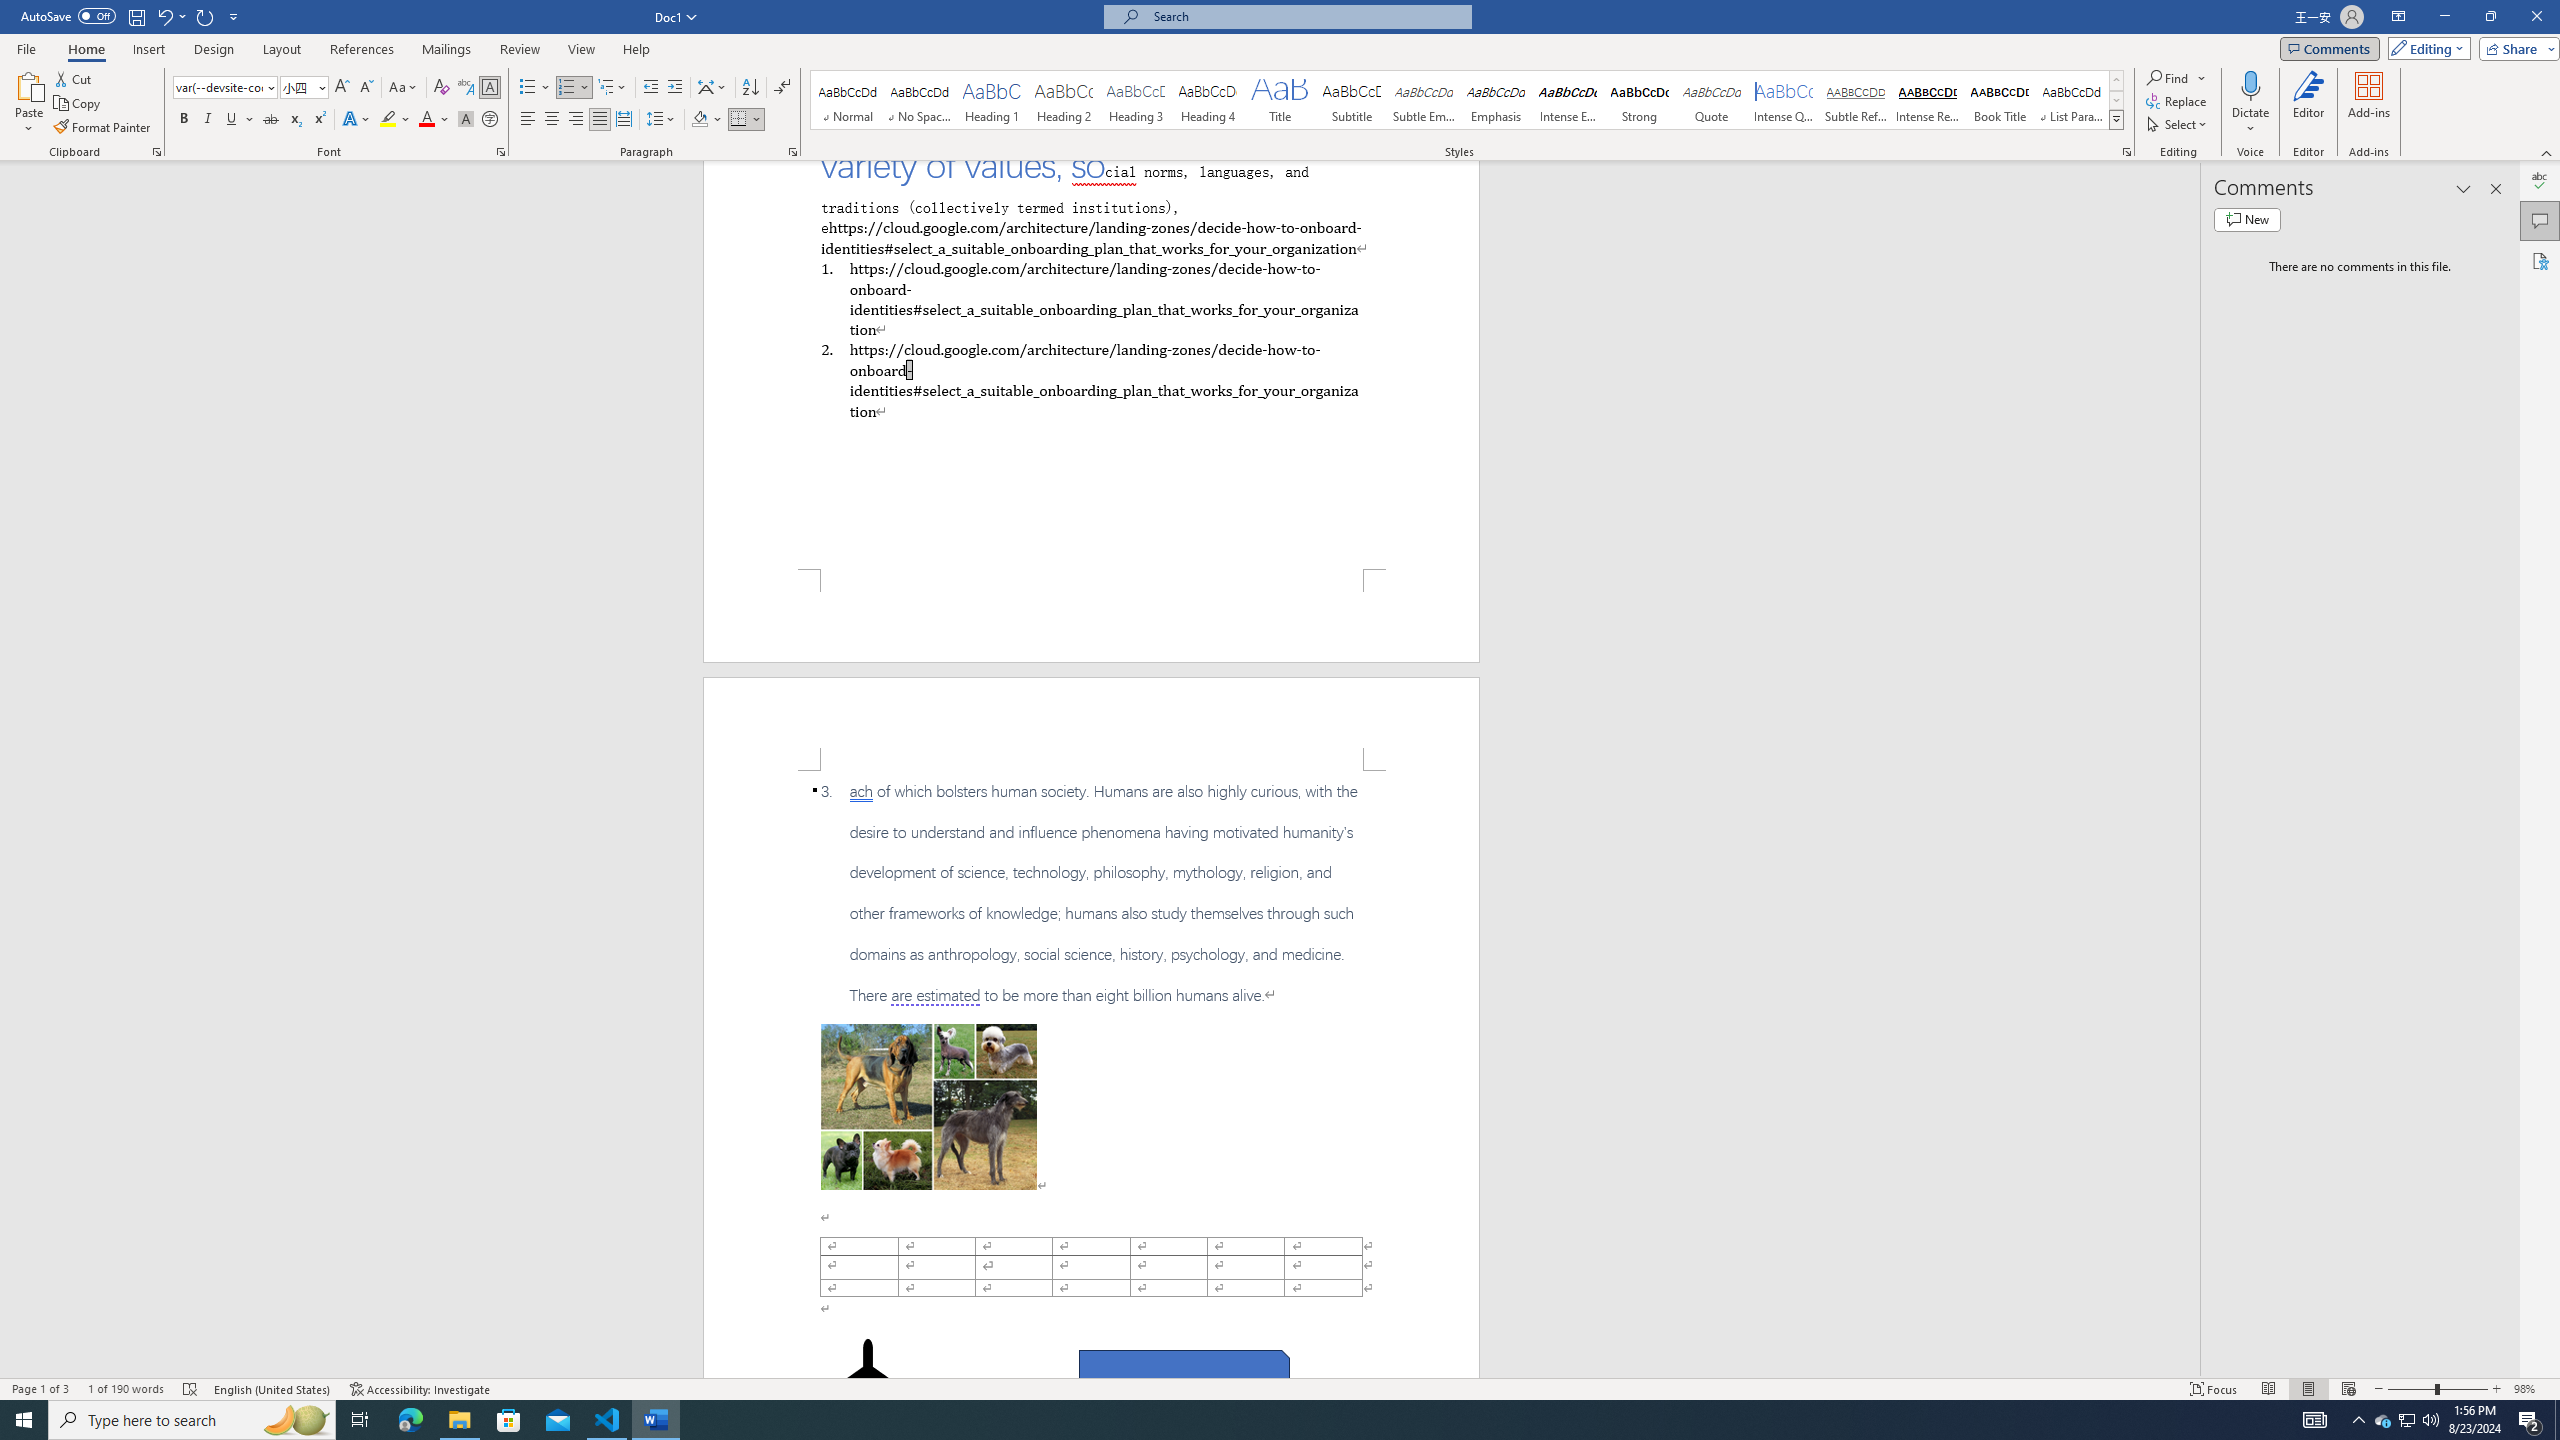  Describe the element at coordinates (1091, 364) in the screenshot. I see `'Page 1 content'` at that location.